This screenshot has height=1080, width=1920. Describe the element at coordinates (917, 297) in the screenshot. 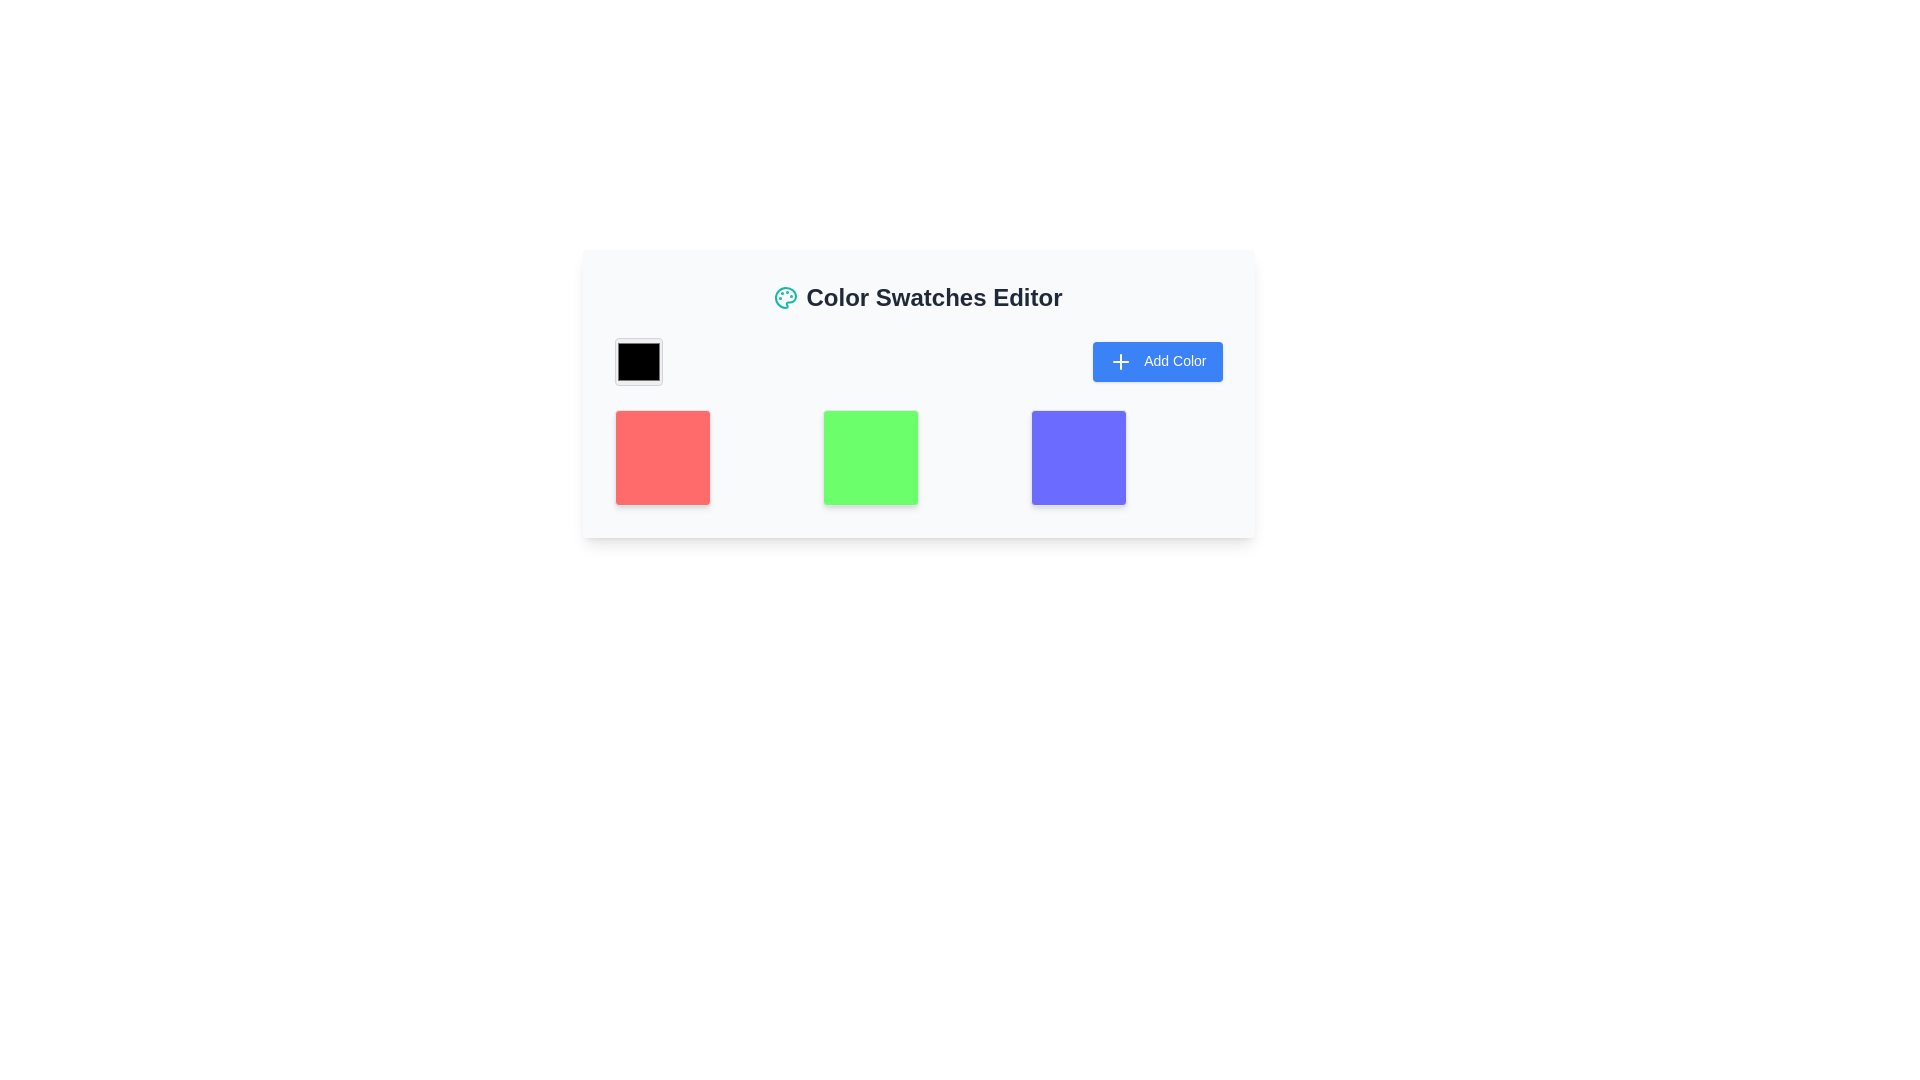

I see `the Header element labeled 'Color Swatches Editor' which includes a teal palette icon on the left side` at that location.